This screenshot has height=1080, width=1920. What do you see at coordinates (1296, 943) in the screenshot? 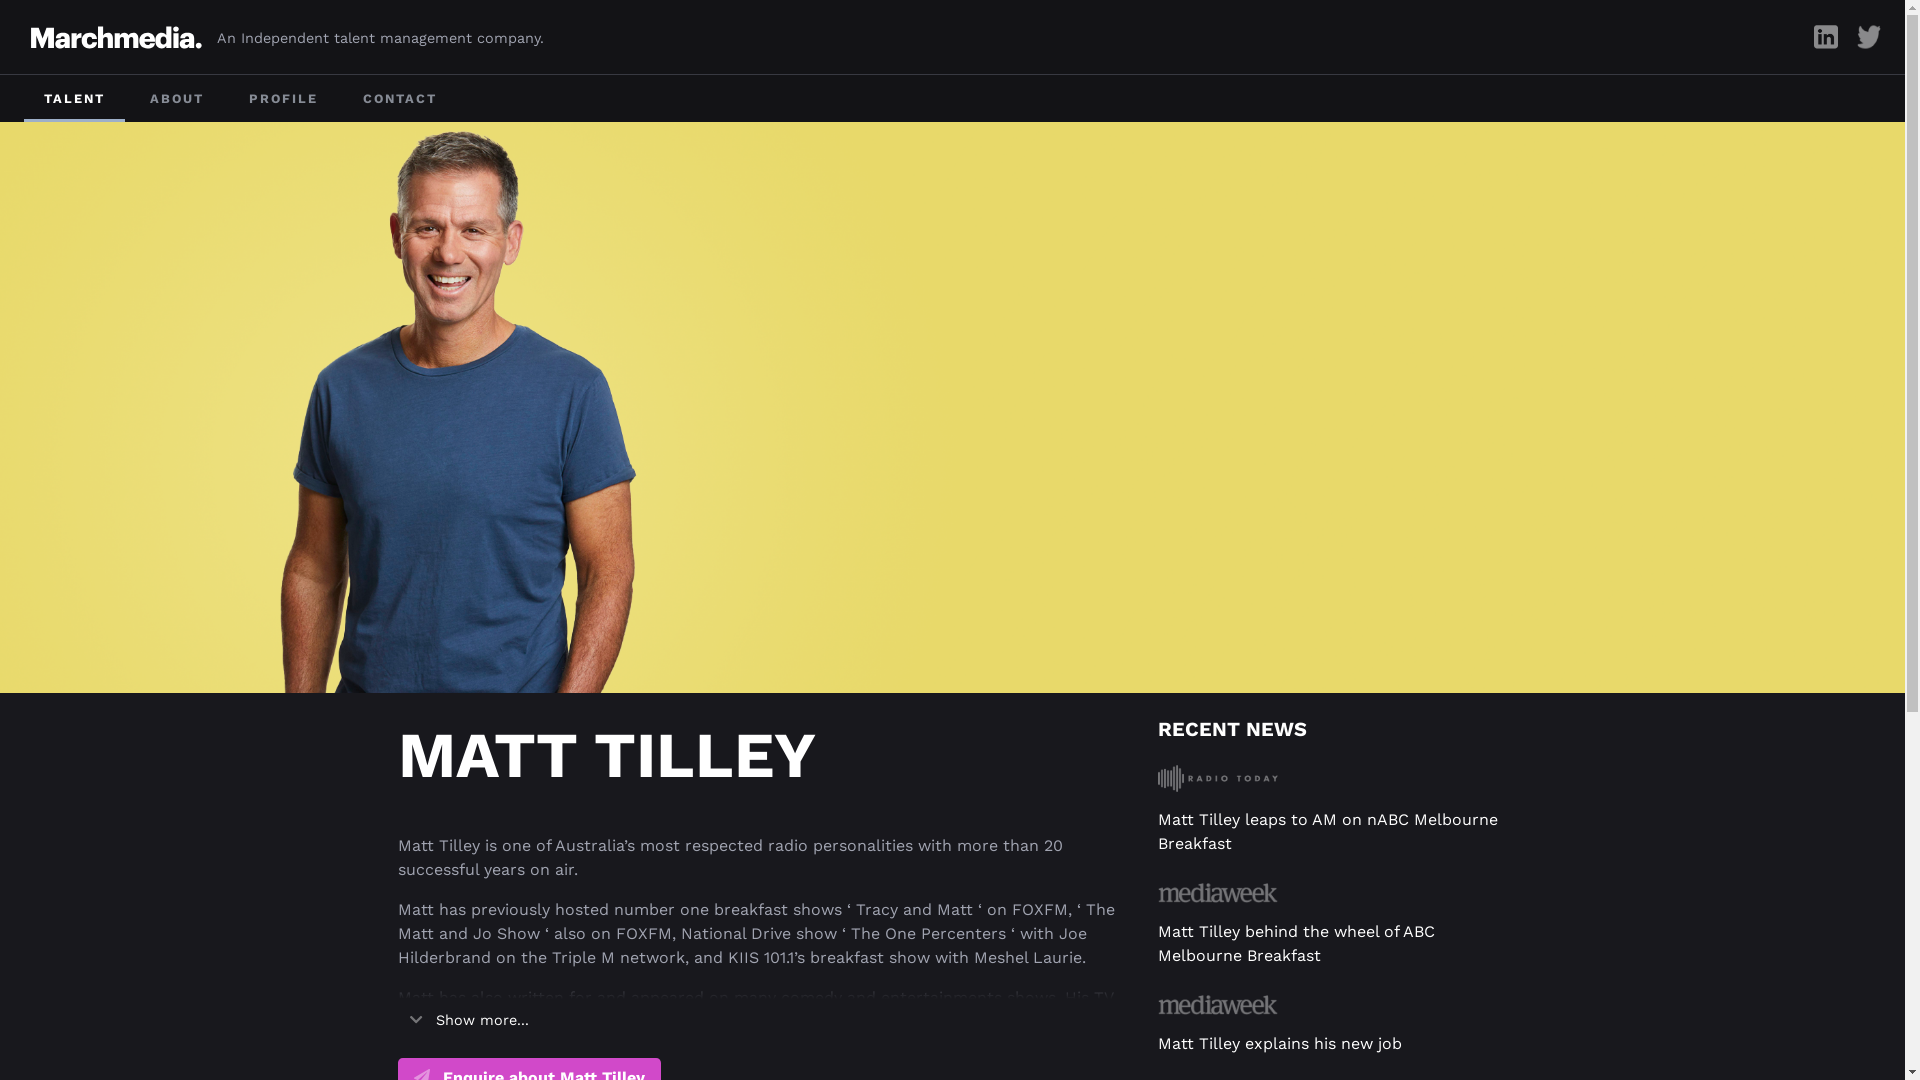
I see `'Matt Tilley behind the wheel of ABC Melbourne Breakfast'` at bounding box center [1296, 943].